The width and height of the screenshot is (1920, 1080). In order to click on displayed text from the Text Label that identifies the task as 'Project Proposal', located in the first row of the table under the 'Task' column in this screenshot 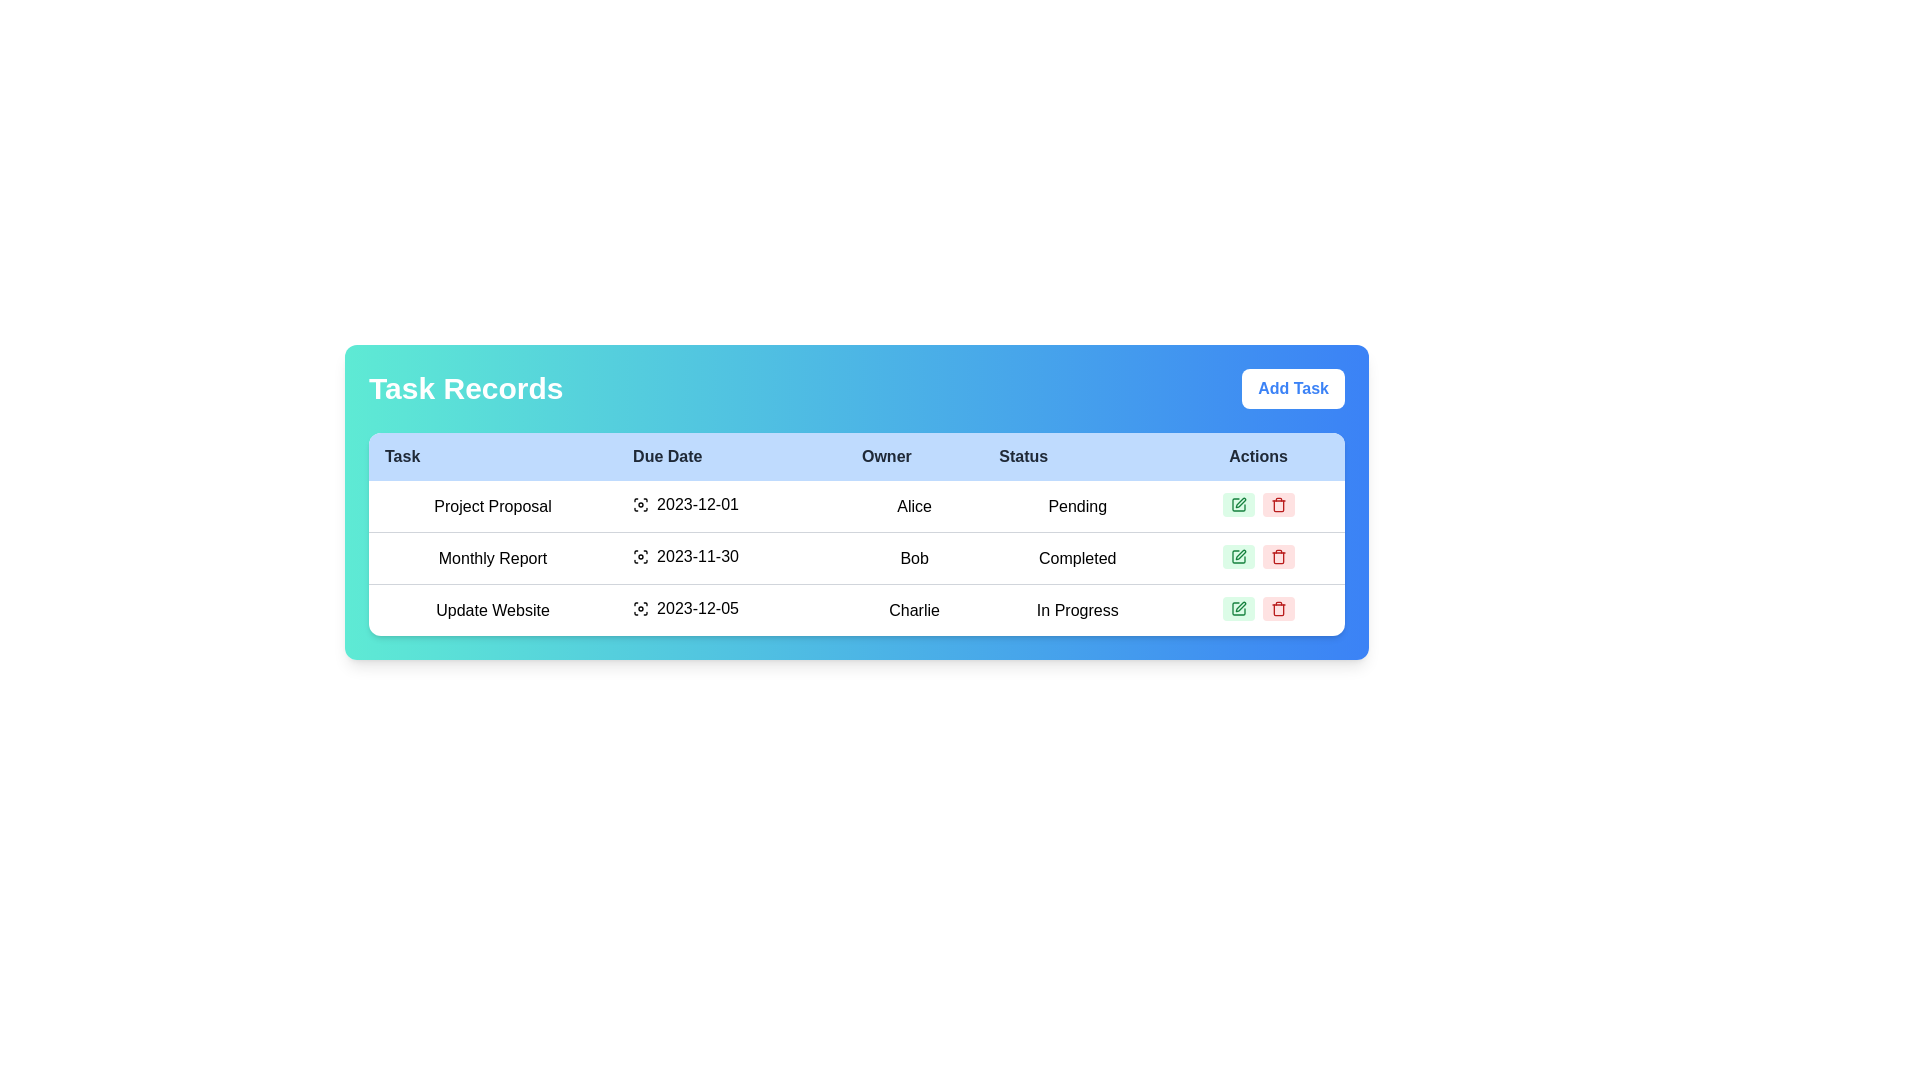, I will do `click(493, 505)`.